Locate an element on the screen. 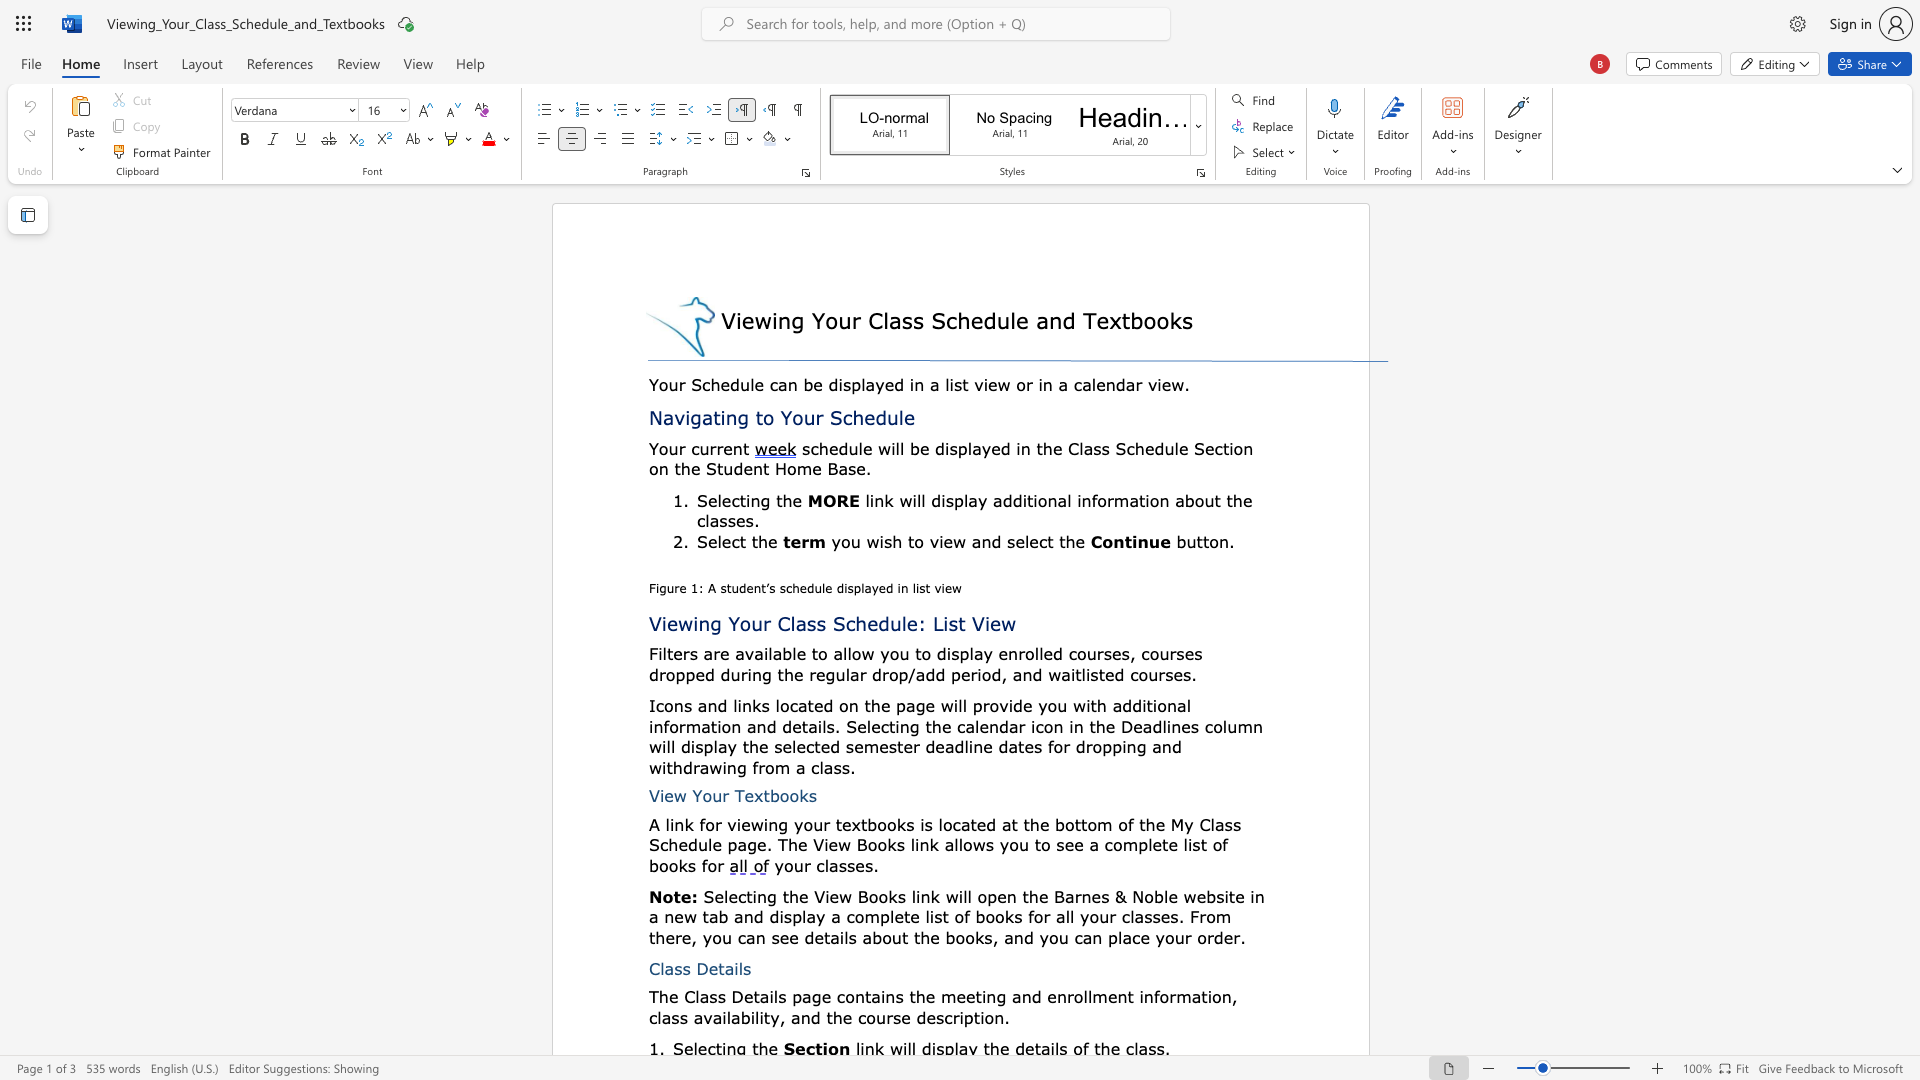 Image resolution: width=1920 pixels, height=1080 pixels. the subset text "t the" within the text "Select the" is located at coordinates (738, 541).